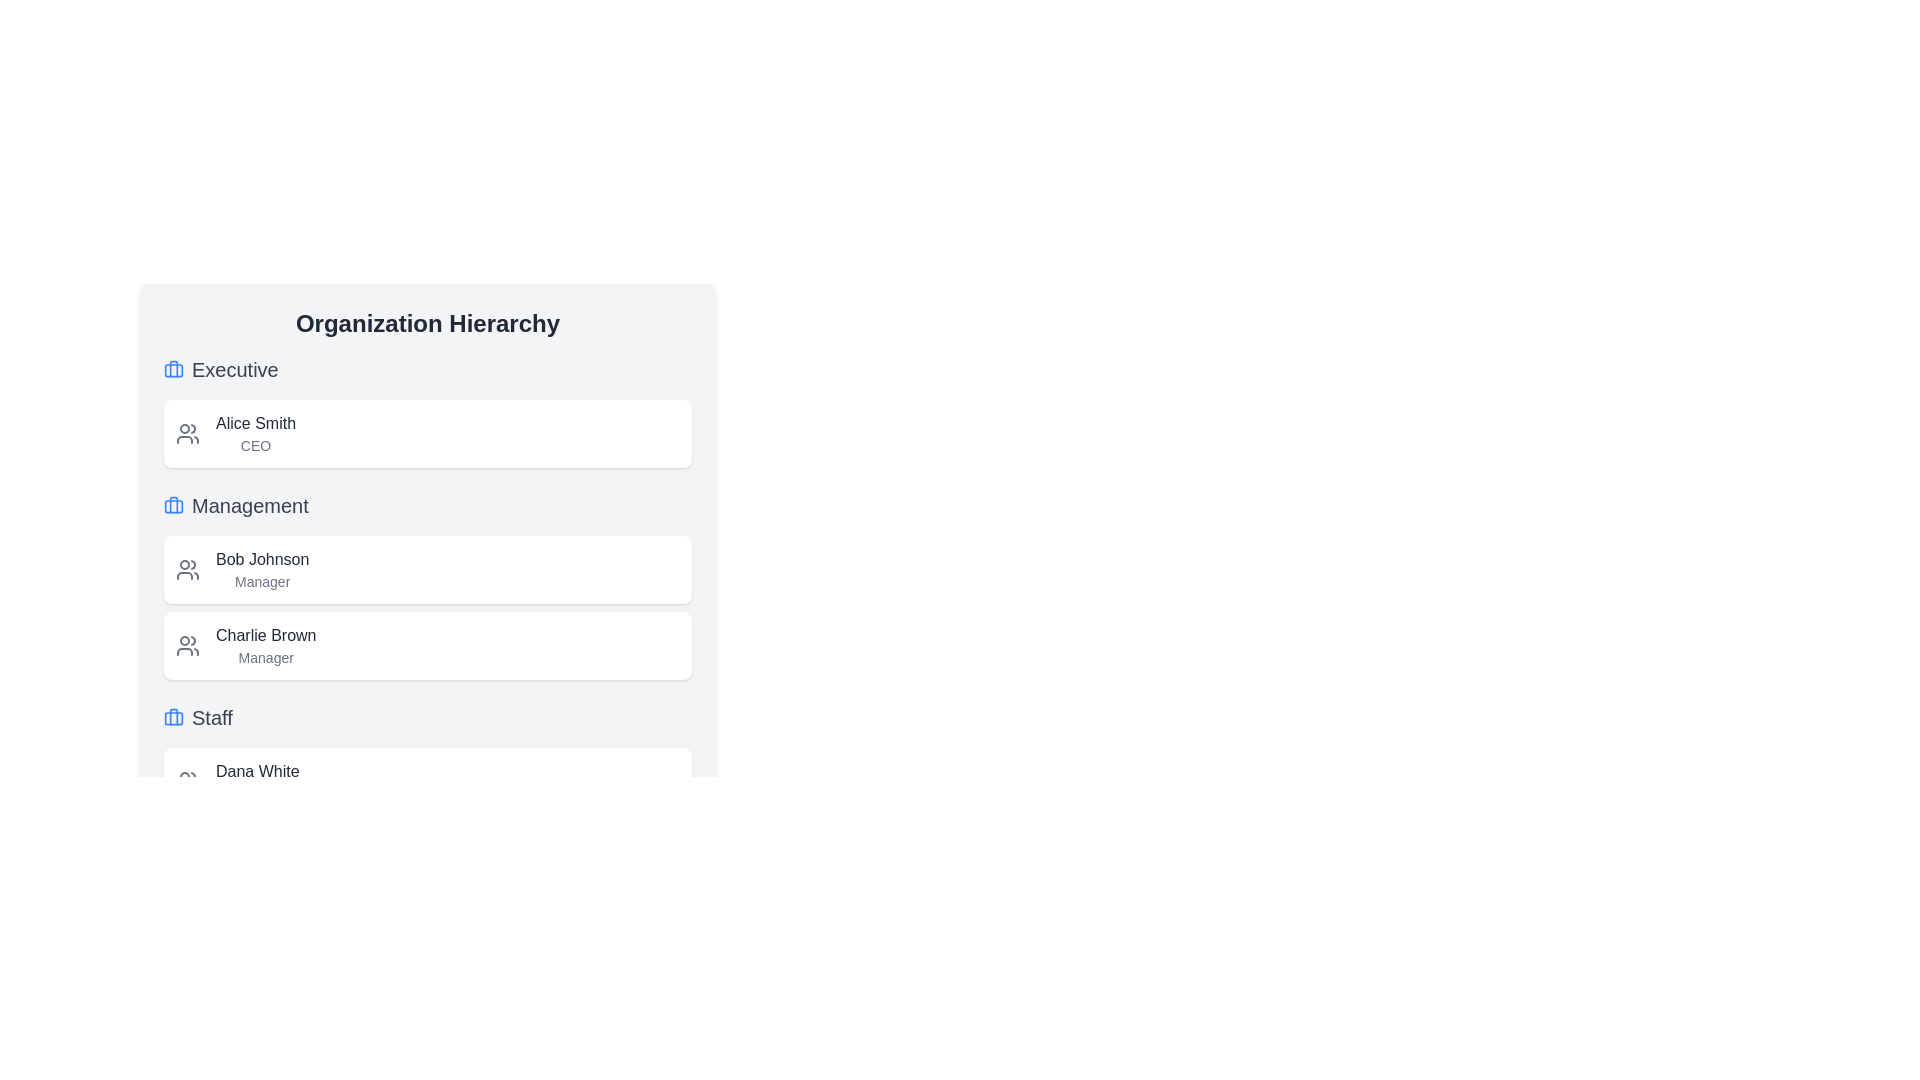 The image size is (1920, 1080). I want to click on the icon representing Alice Smith, the CEO, located in the left section of the white box labeled 'Alice Smith\nCEO', so click(187, 433).